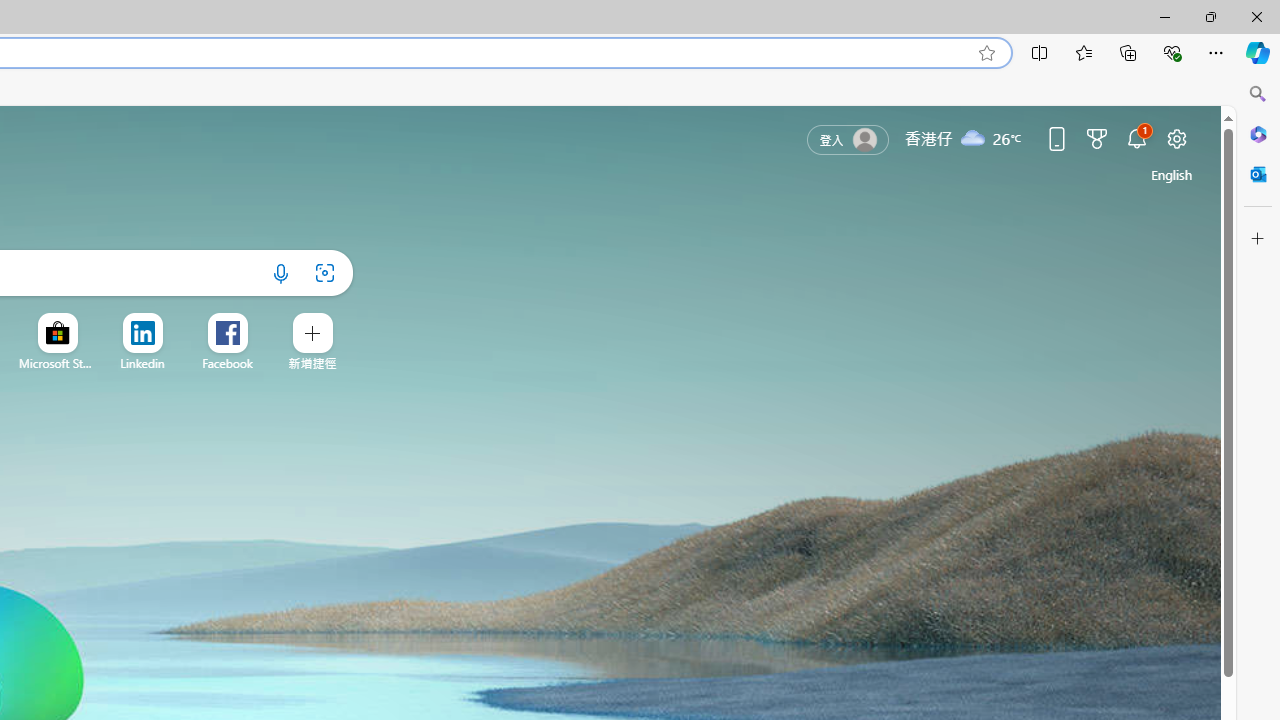 The height and width of the screenshot is (720, 1280). What do you see at coordinates (1171, 173) in the screenshot?
I see `'United States (English)'` at bounding box center [1171, 173].